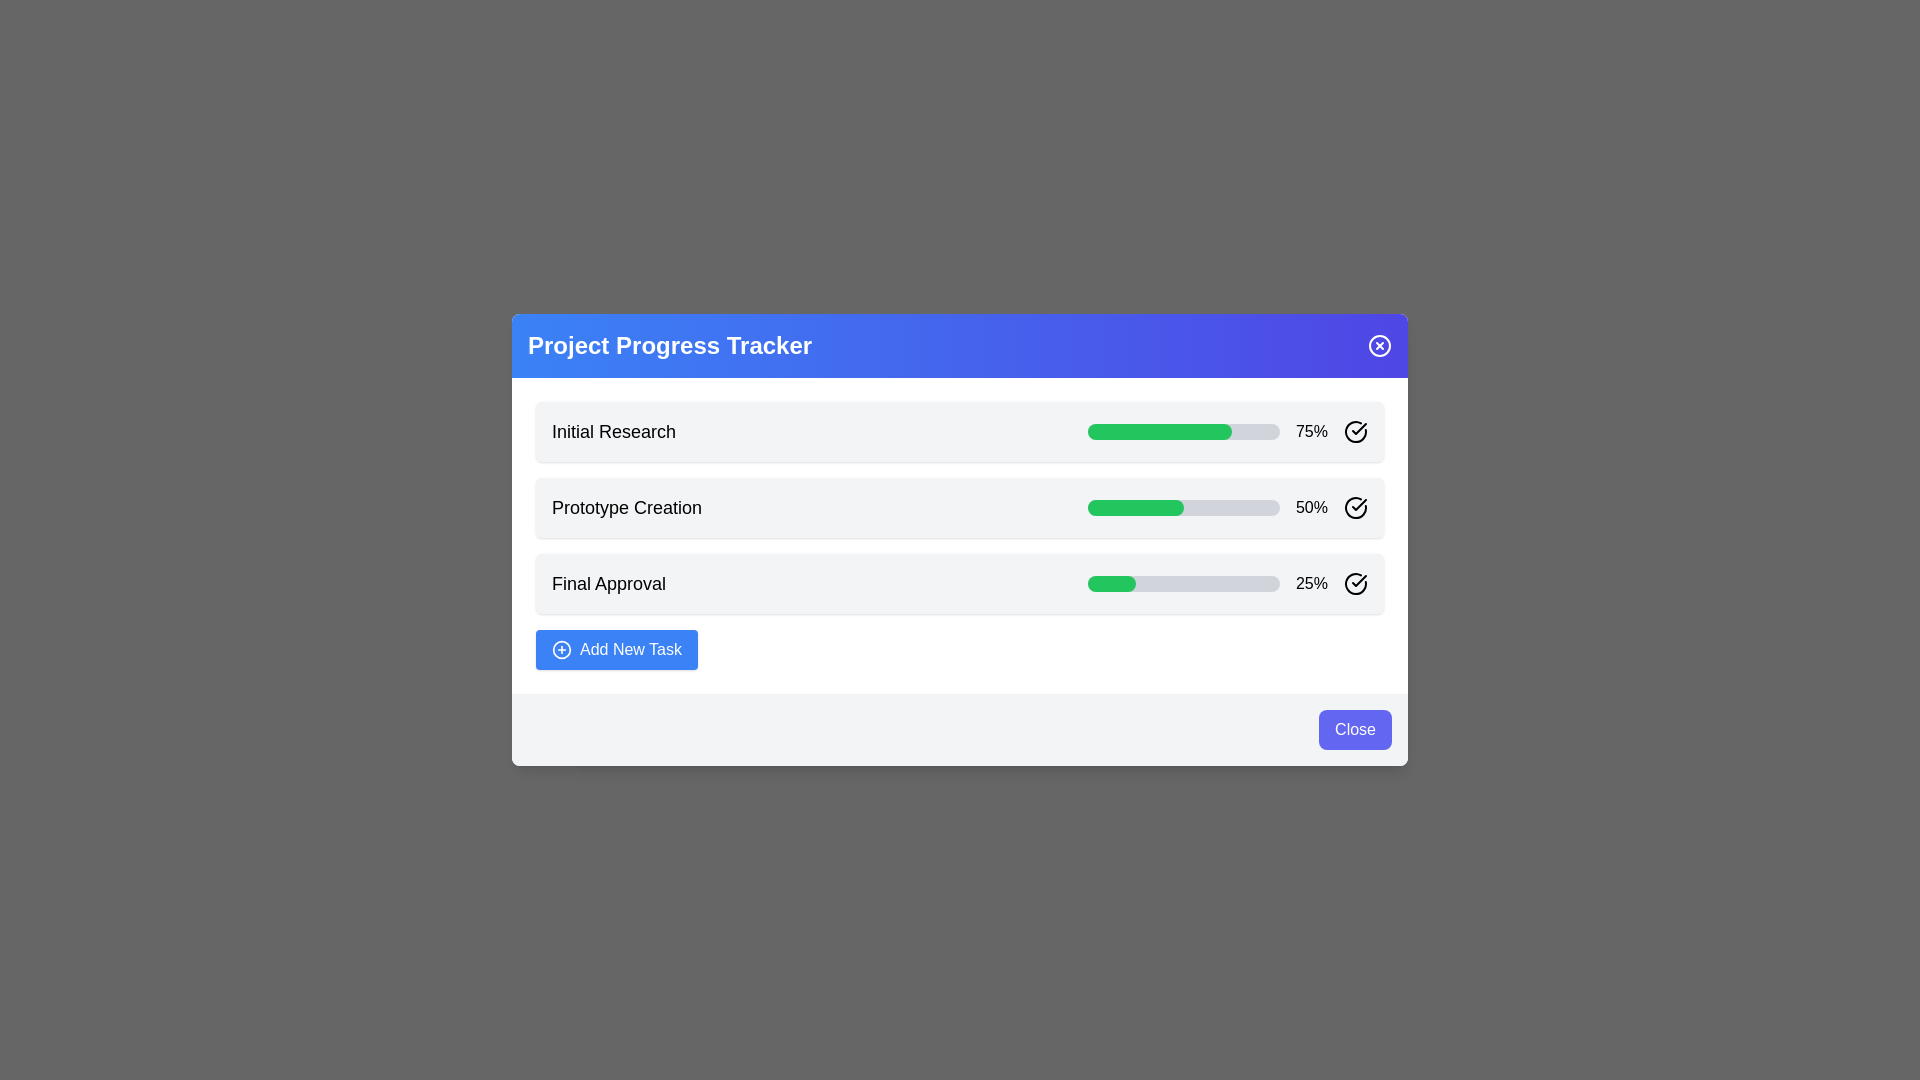 Image resolution: width=1920 pixels, height=1080 pixels. What do you see at coordinates (560, 650) in the screenshot?
I see `the circular icon with a plus sign in the center, which is located to the left of the 'Add New Task' text in the blue button at the bottom left corner of the modal interface` at bounding box center [560, 650].